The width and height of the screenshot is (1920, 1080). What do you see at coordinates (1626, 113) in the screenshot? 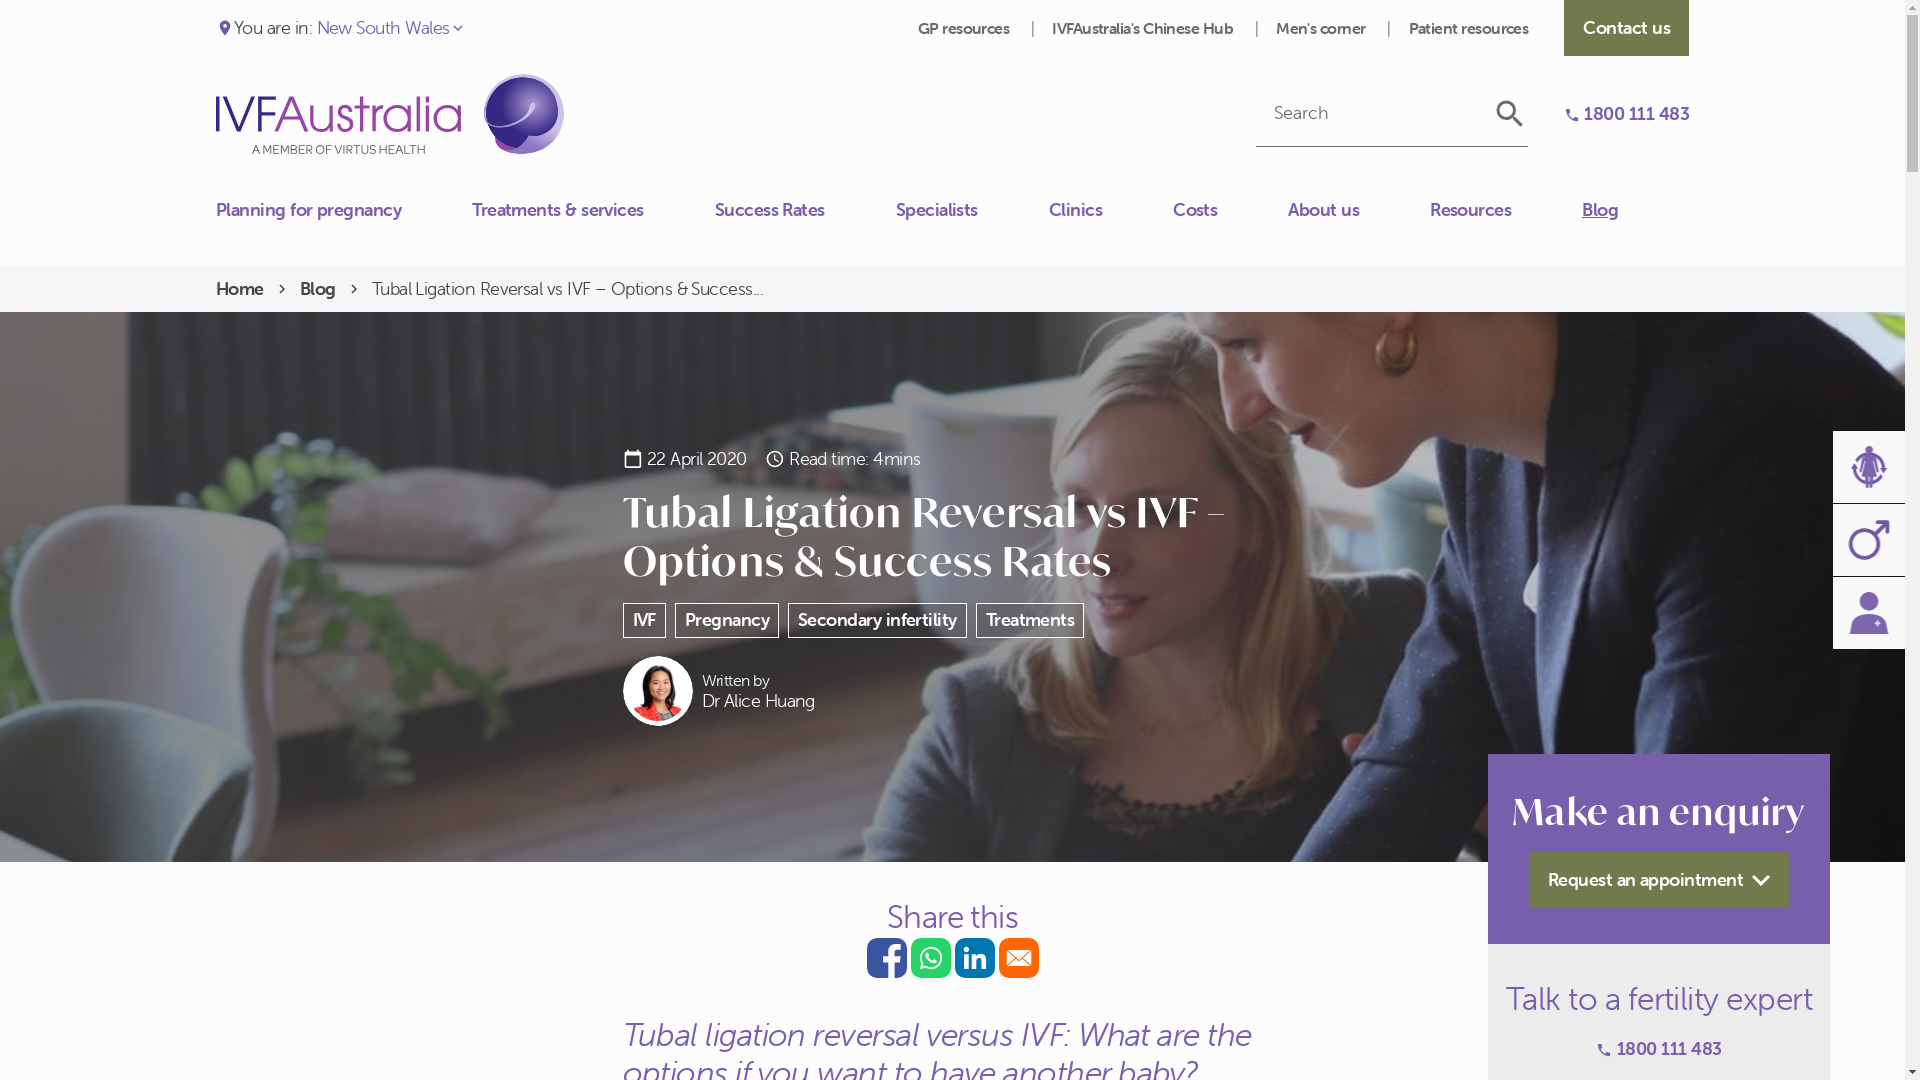
I see `'1800 111 483'` at bounding box center [1626, 113].